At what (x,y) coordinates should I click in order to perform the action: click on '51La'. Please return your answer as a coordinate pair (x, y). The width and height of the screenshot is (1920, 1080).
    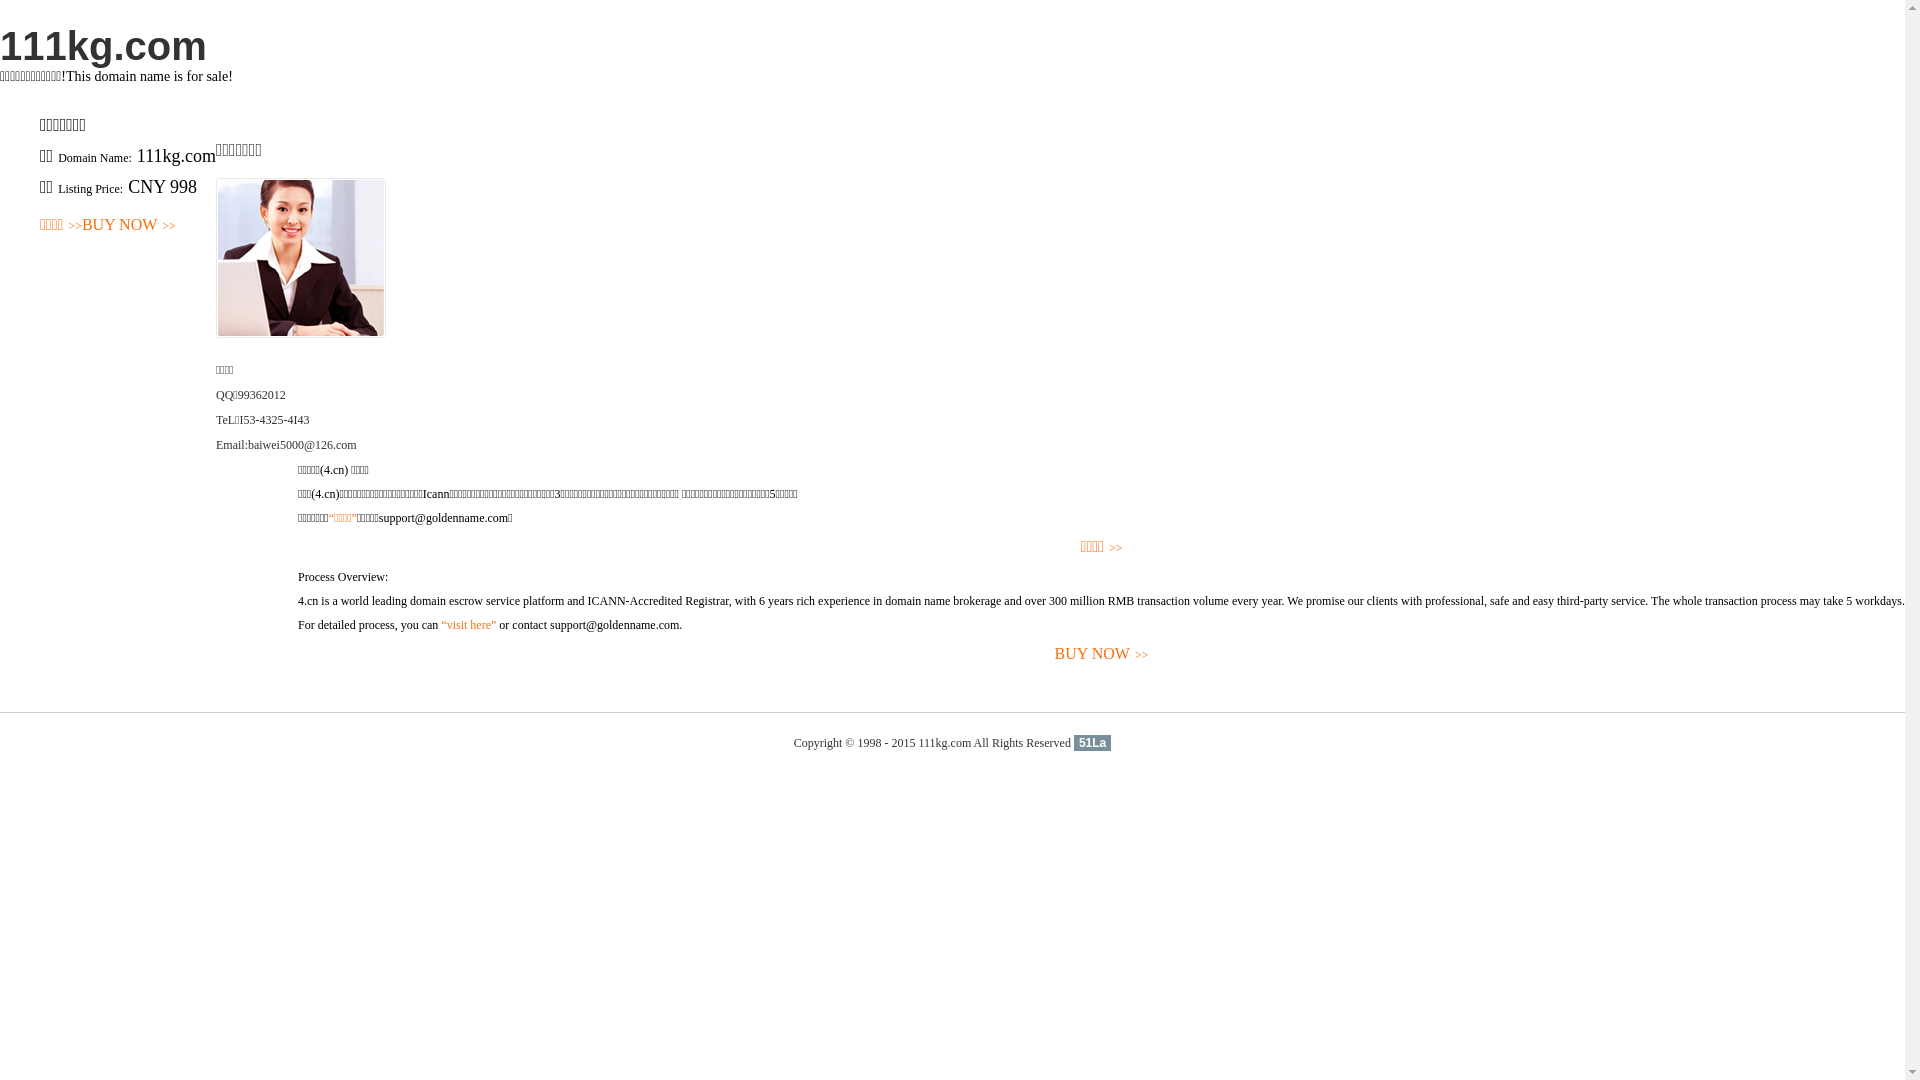
    Looking at the image, I should click on (1073, 743).